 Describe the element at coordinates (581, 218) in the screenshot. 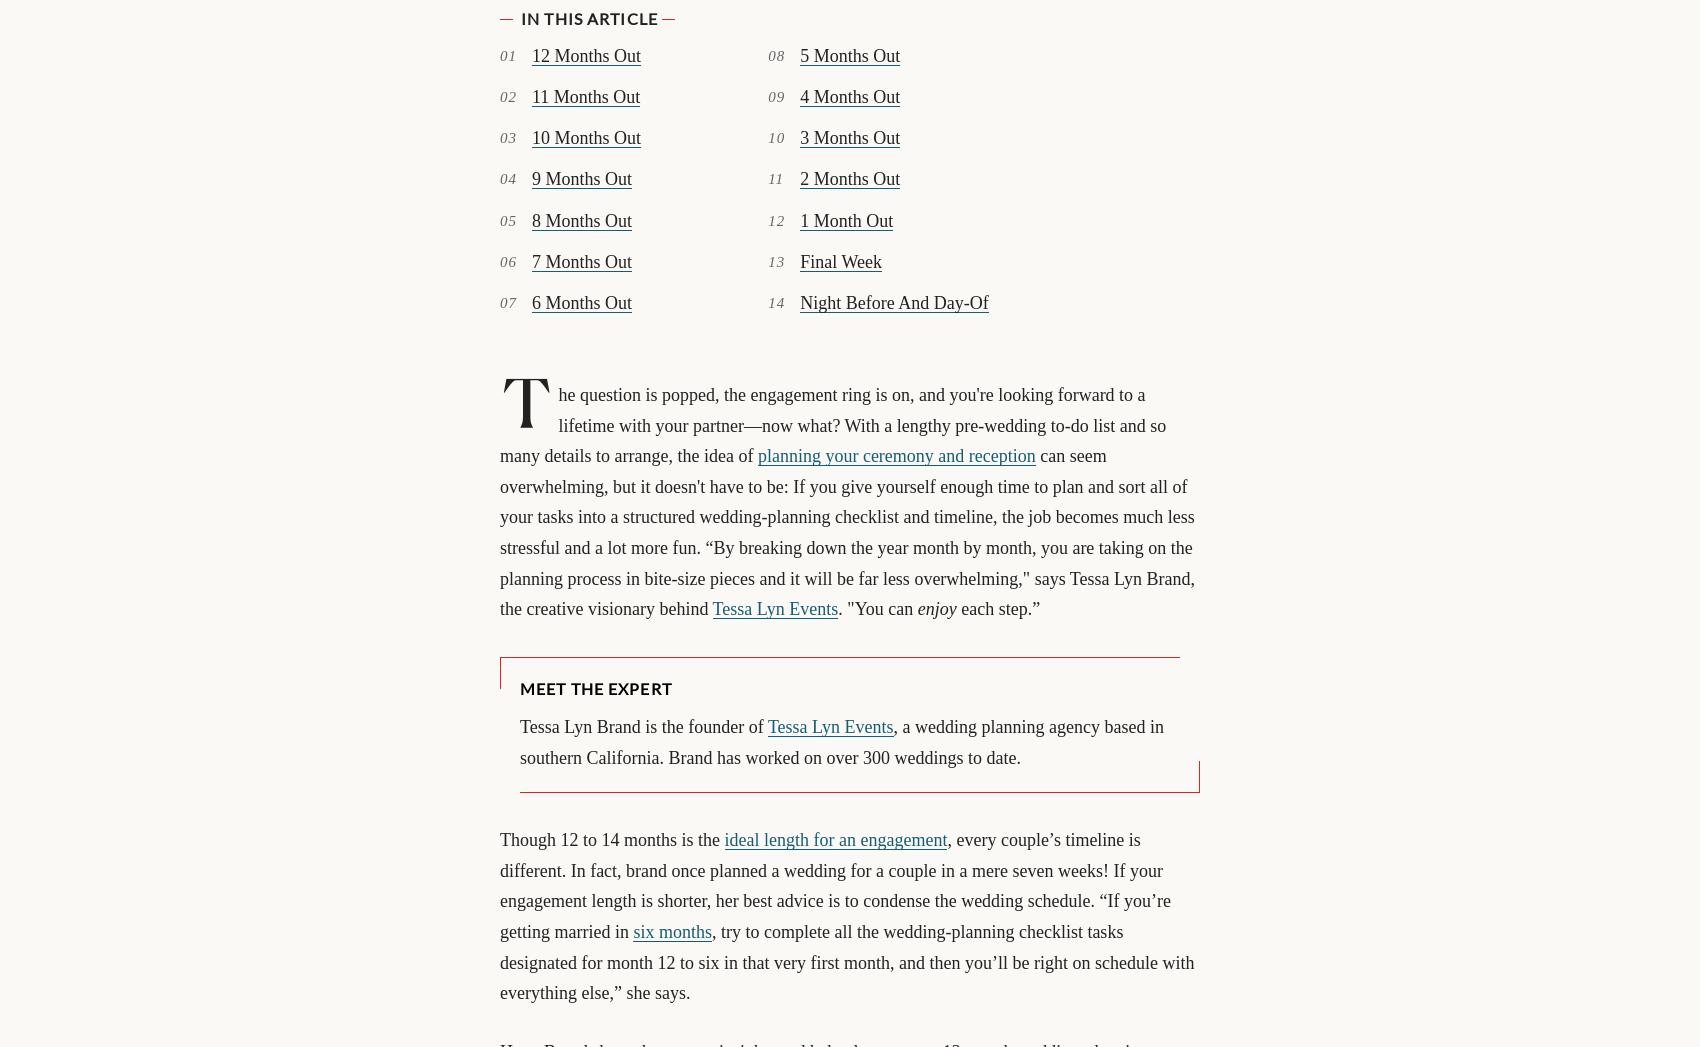

I see `'8 Months Out'` at that location.